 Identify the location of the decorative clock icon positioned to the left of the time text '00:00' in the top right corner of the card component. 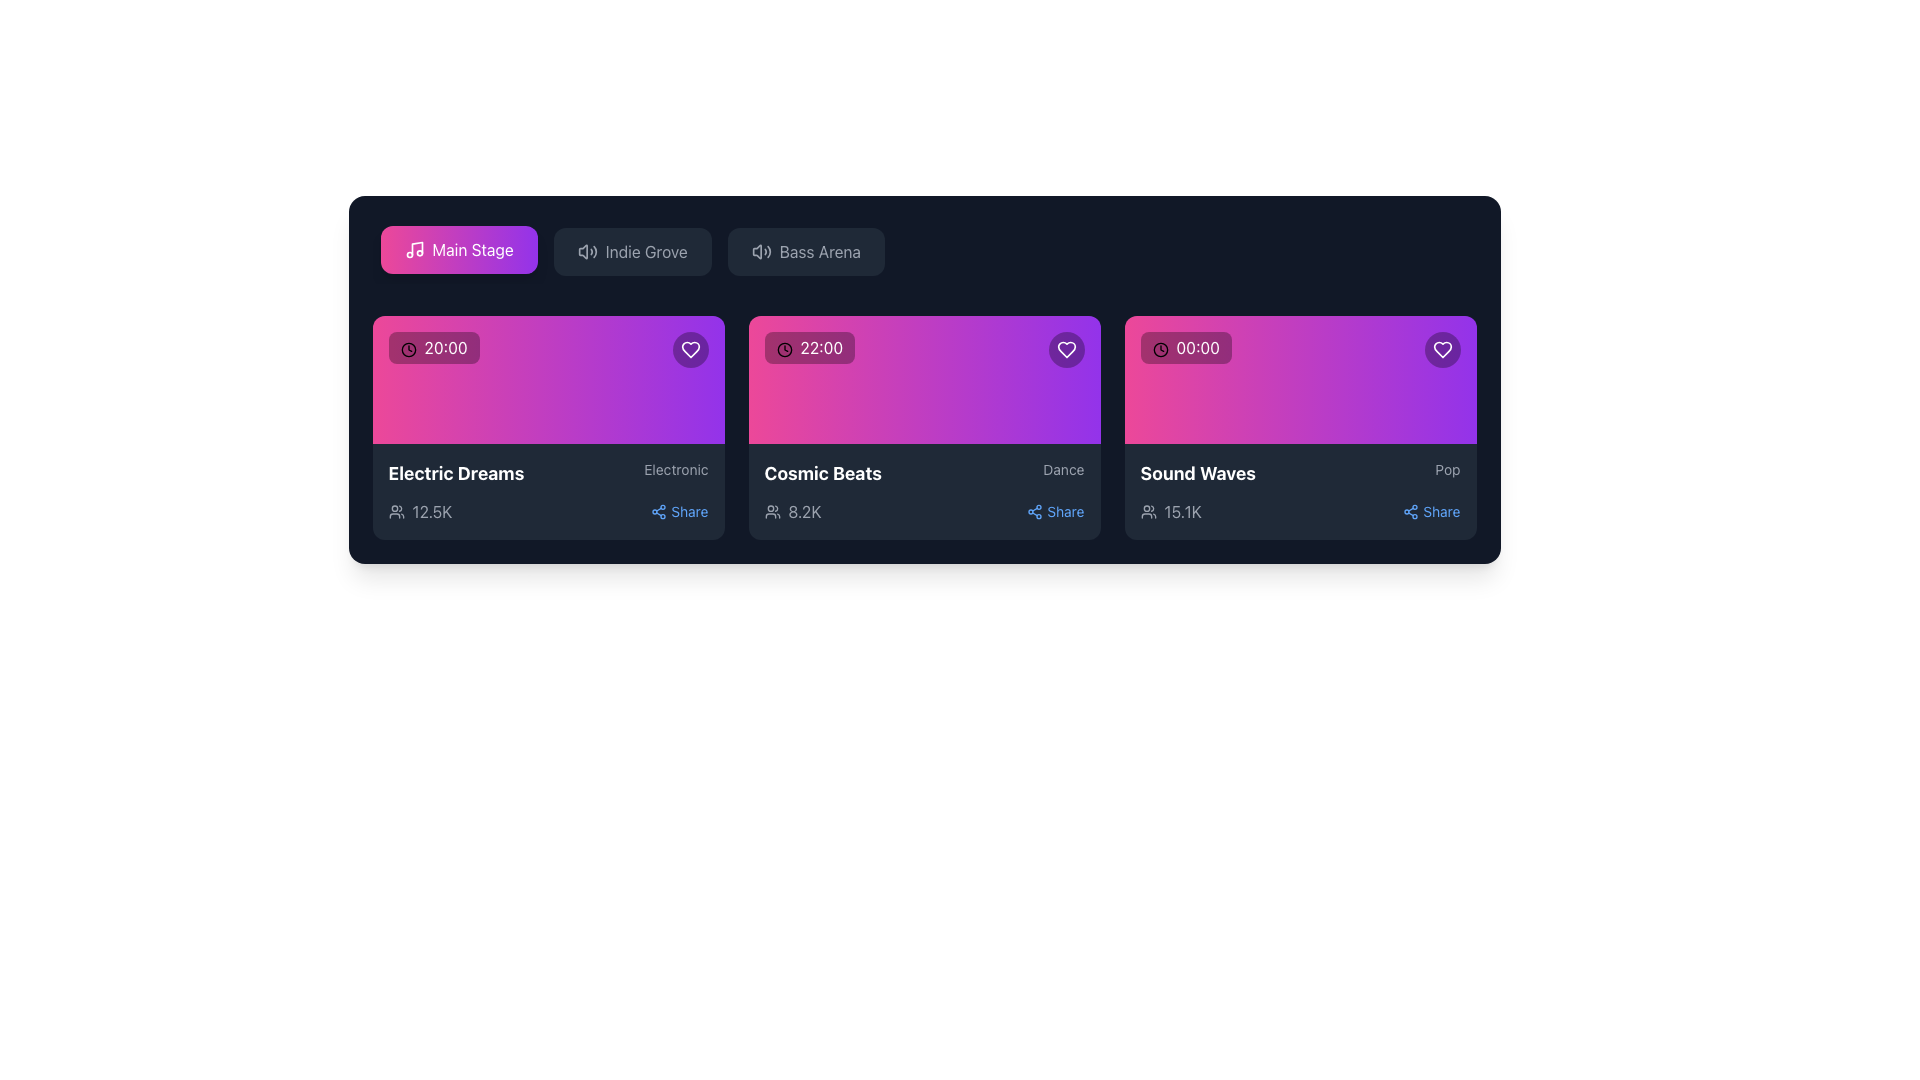
(1160, 348).